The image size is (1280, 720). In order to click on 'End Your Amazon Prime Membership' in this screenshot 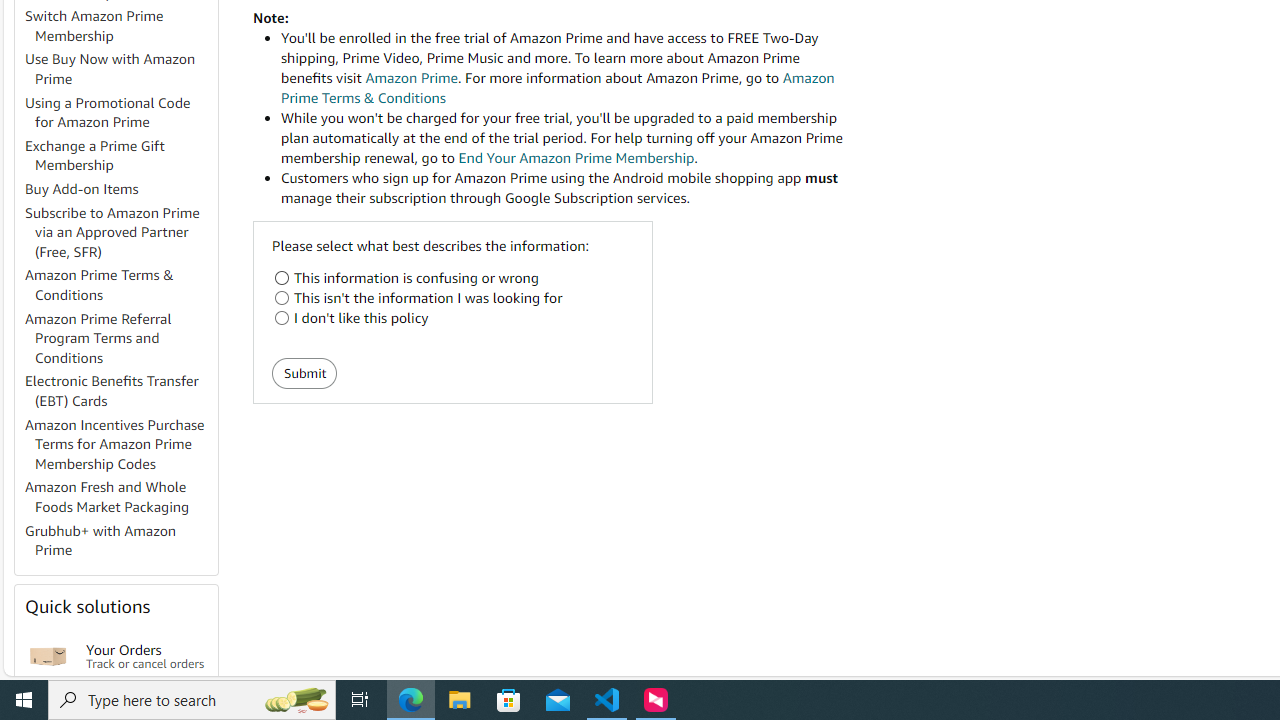, I will do `click(575, 157)`.